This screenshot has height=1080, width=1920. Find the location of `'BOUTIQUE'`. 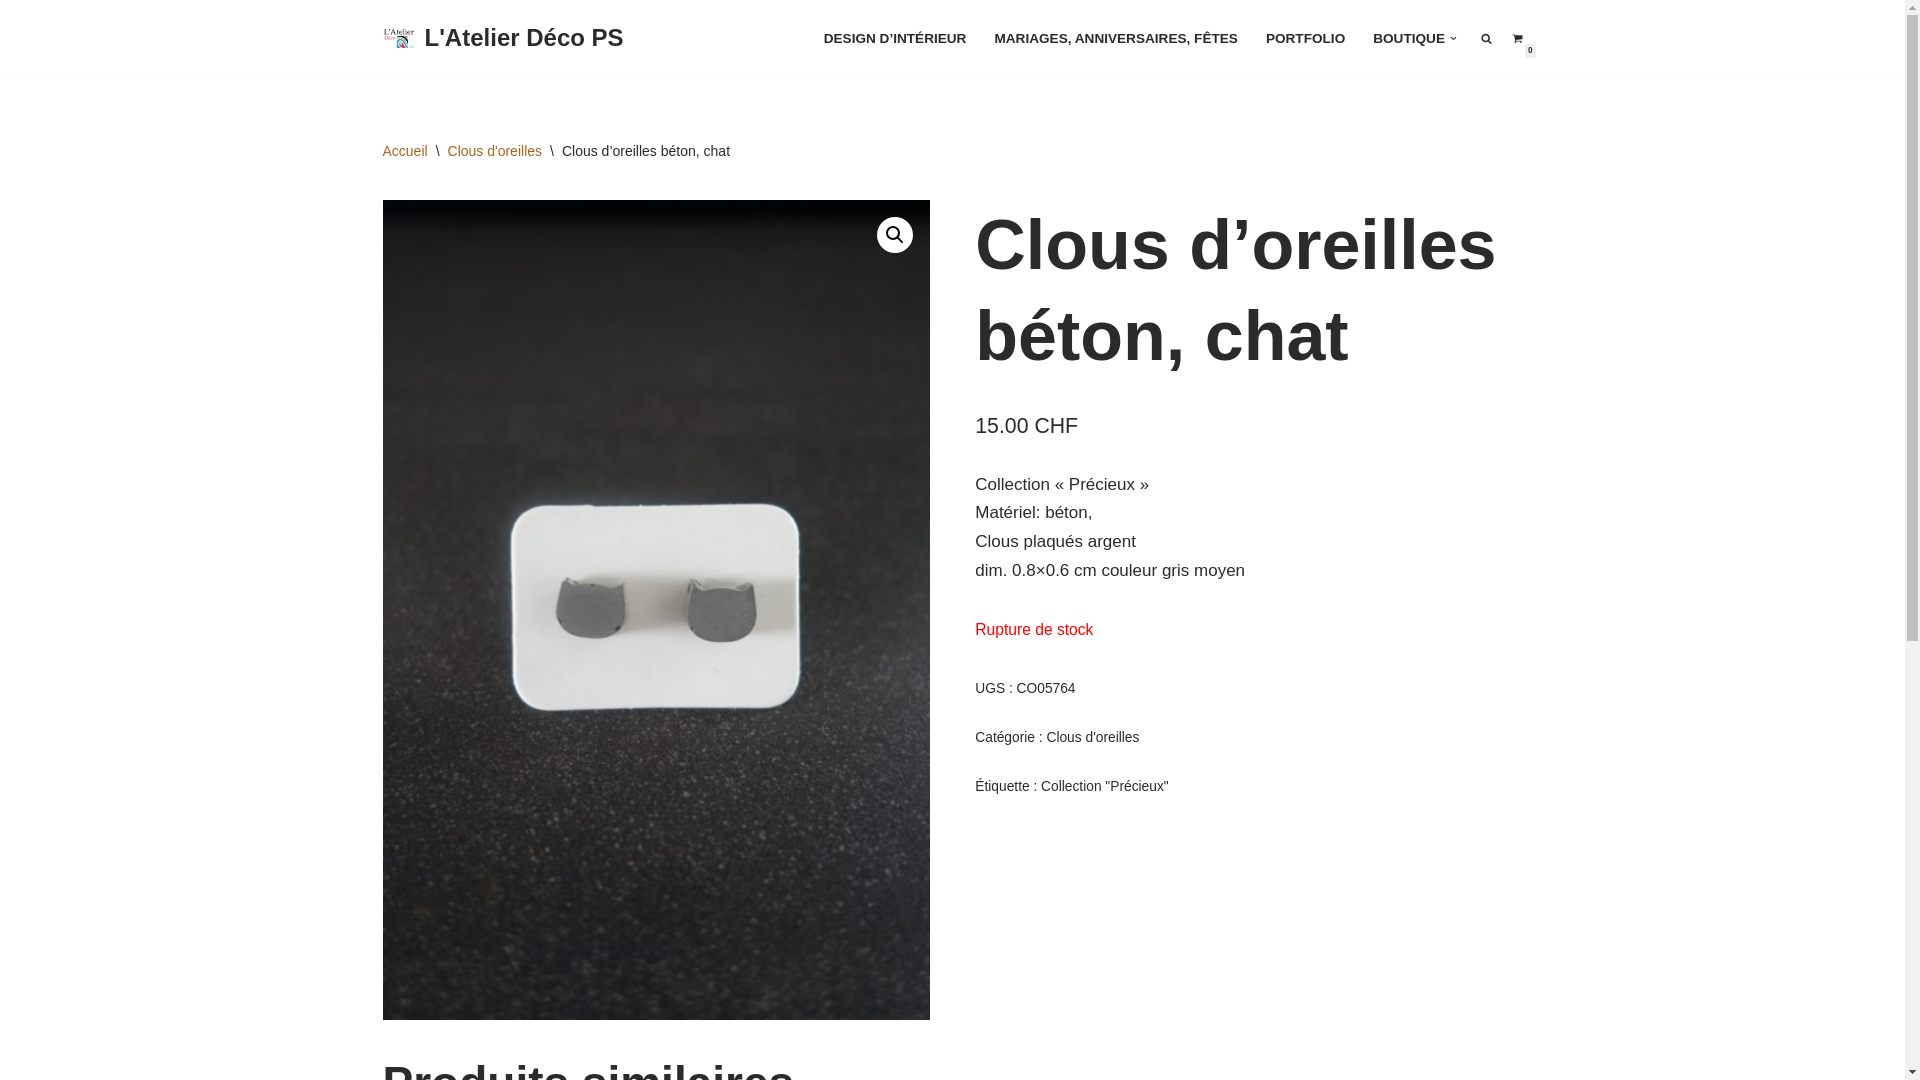

'BOUTIQUE' is located at coordinates (1408, 38).